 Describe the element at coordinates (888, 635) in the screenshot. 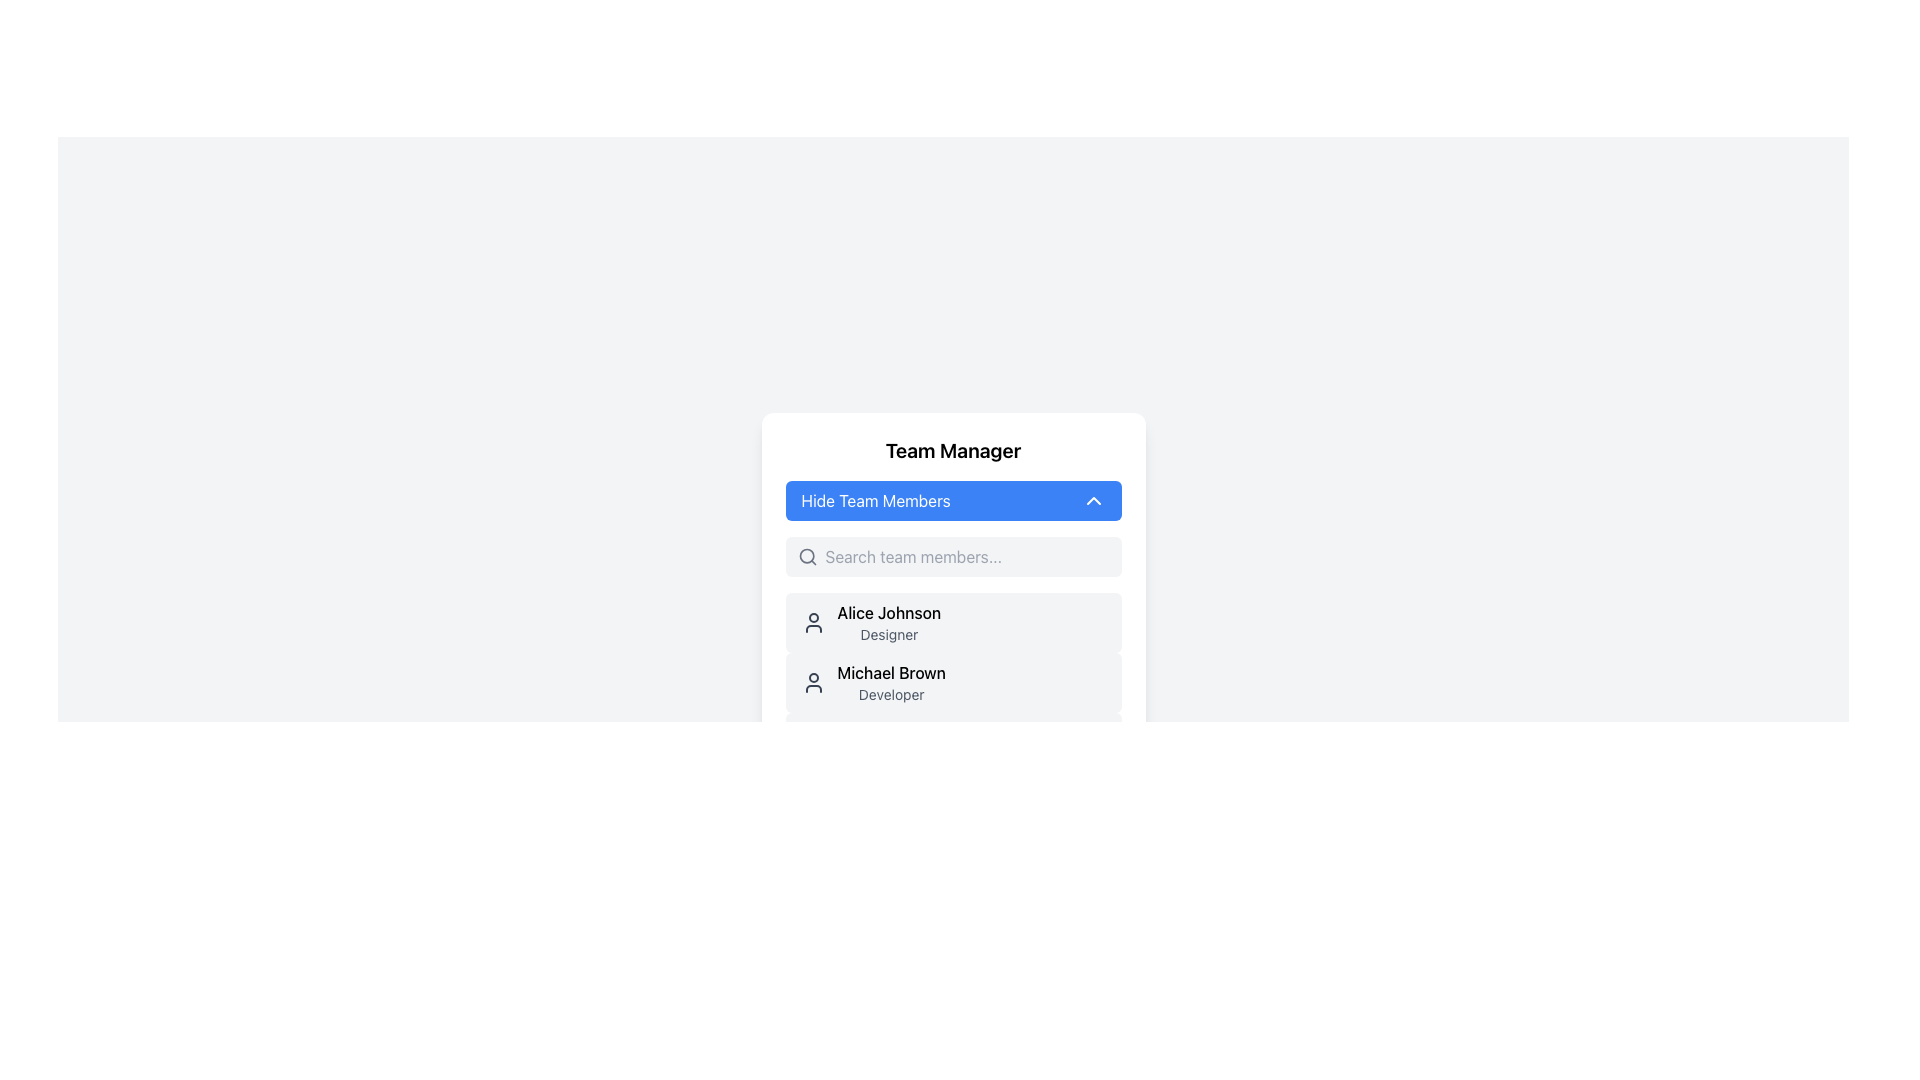

I see `Text label that displays the role or position associated with 'Alice Johnson' in the team members list` at that location.